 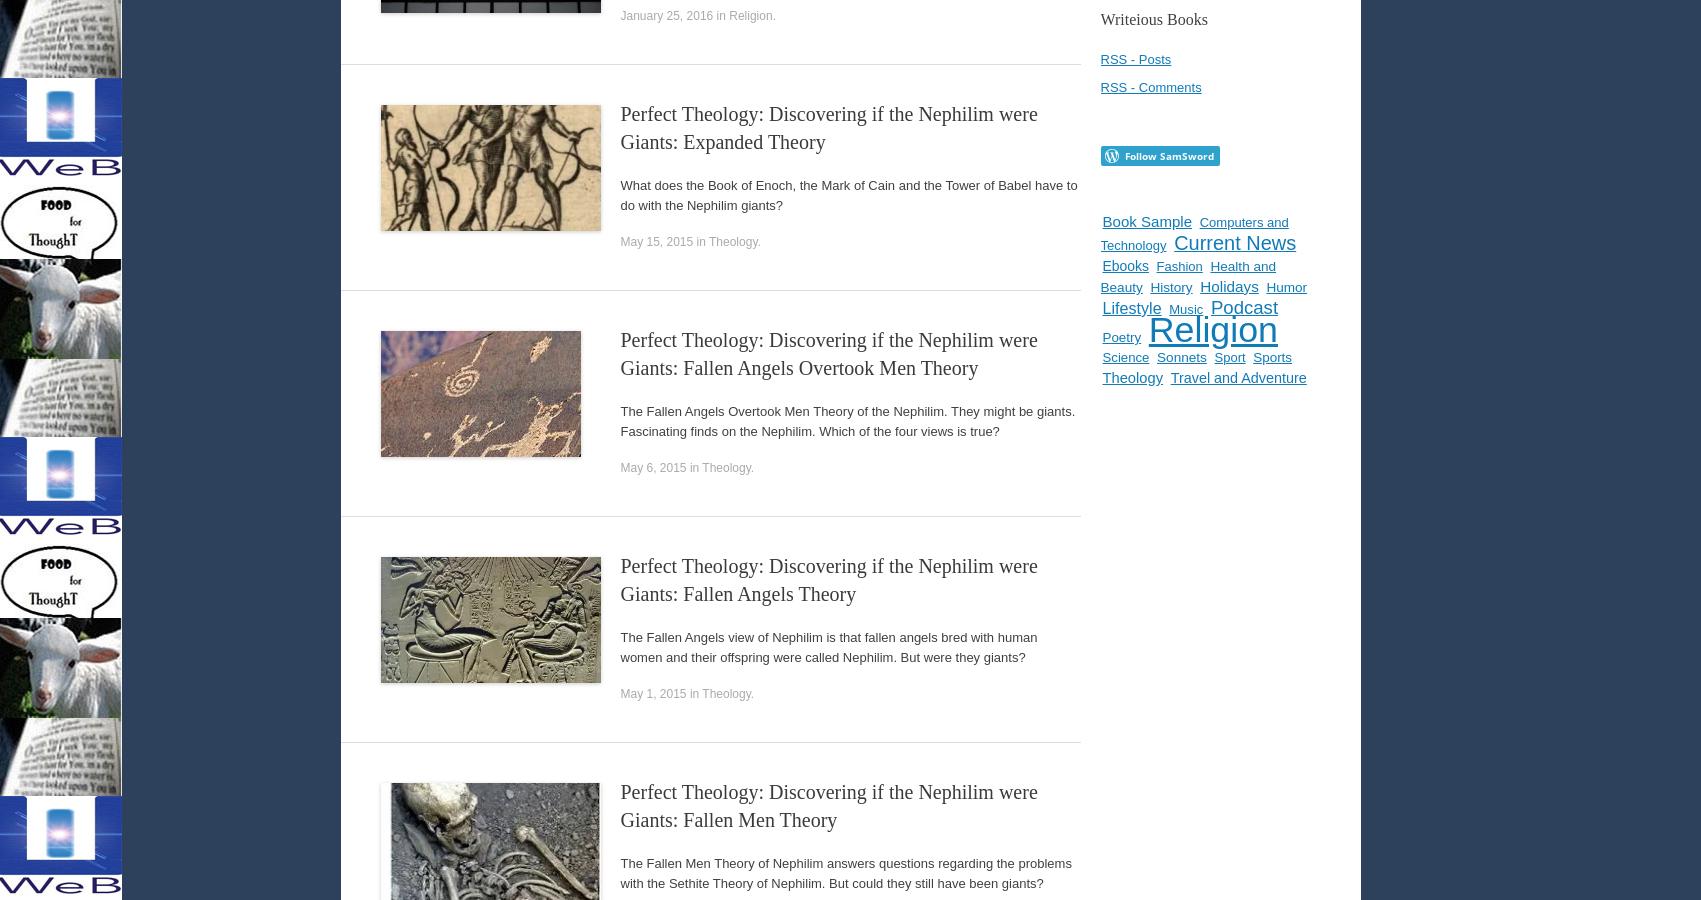 What do you see at coordinates (1180, 357) in the screenshot?
I see `'Sonnets'` at bounding box center [1180, 357].